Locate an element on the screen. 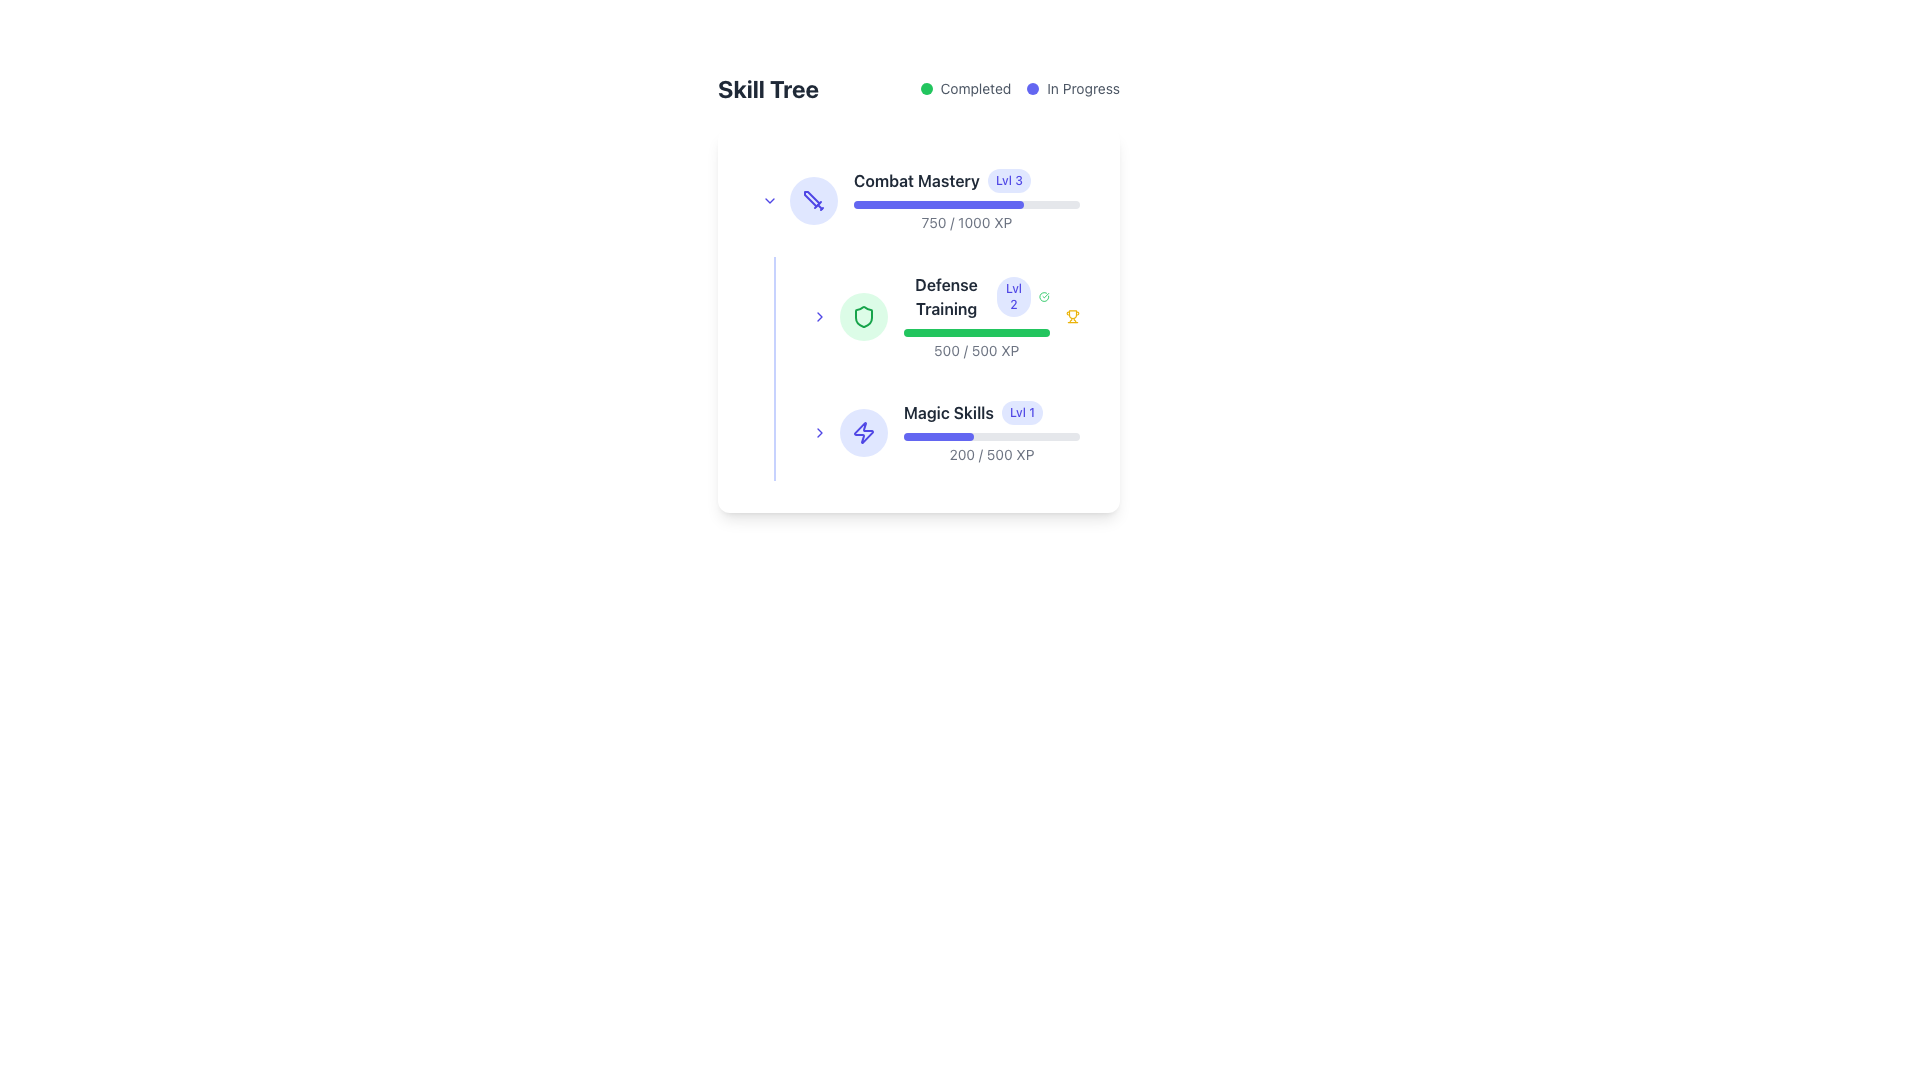  the progress bar segment that indicates the progress made in the 'Combat Mastery' skill within the skill tree UI is located at coordinates (937, 204).